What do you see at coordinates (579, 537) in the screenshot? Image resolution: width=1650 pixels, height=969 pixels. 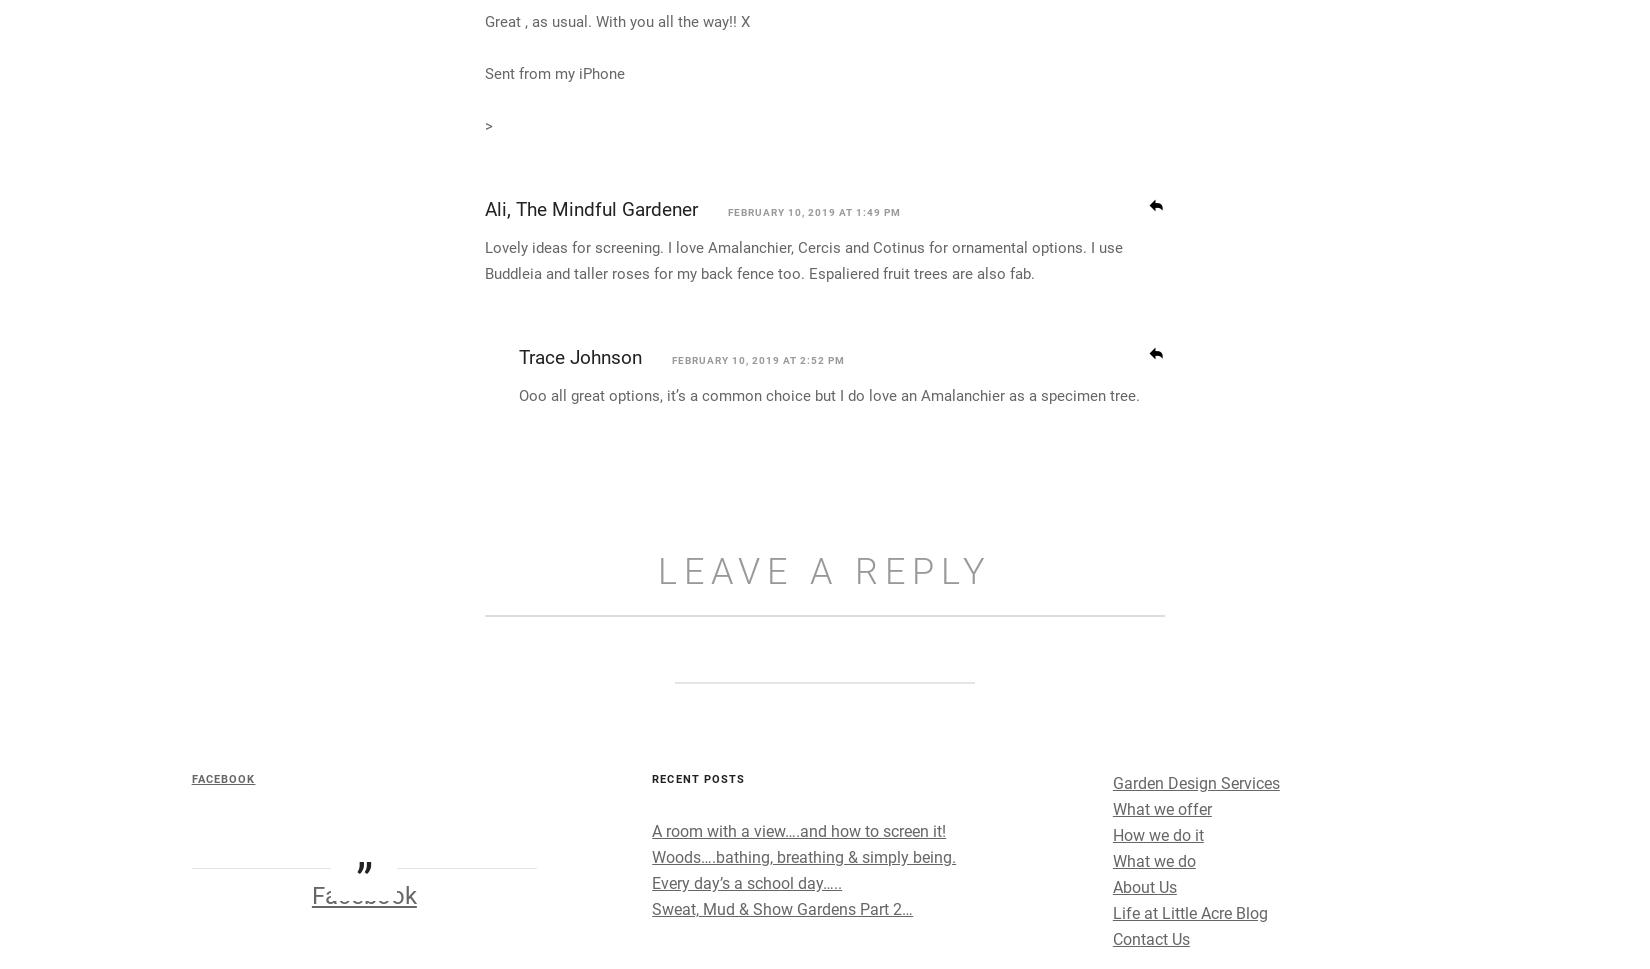 I see `'Trace Johnson'` at bounding box center [579, 537].